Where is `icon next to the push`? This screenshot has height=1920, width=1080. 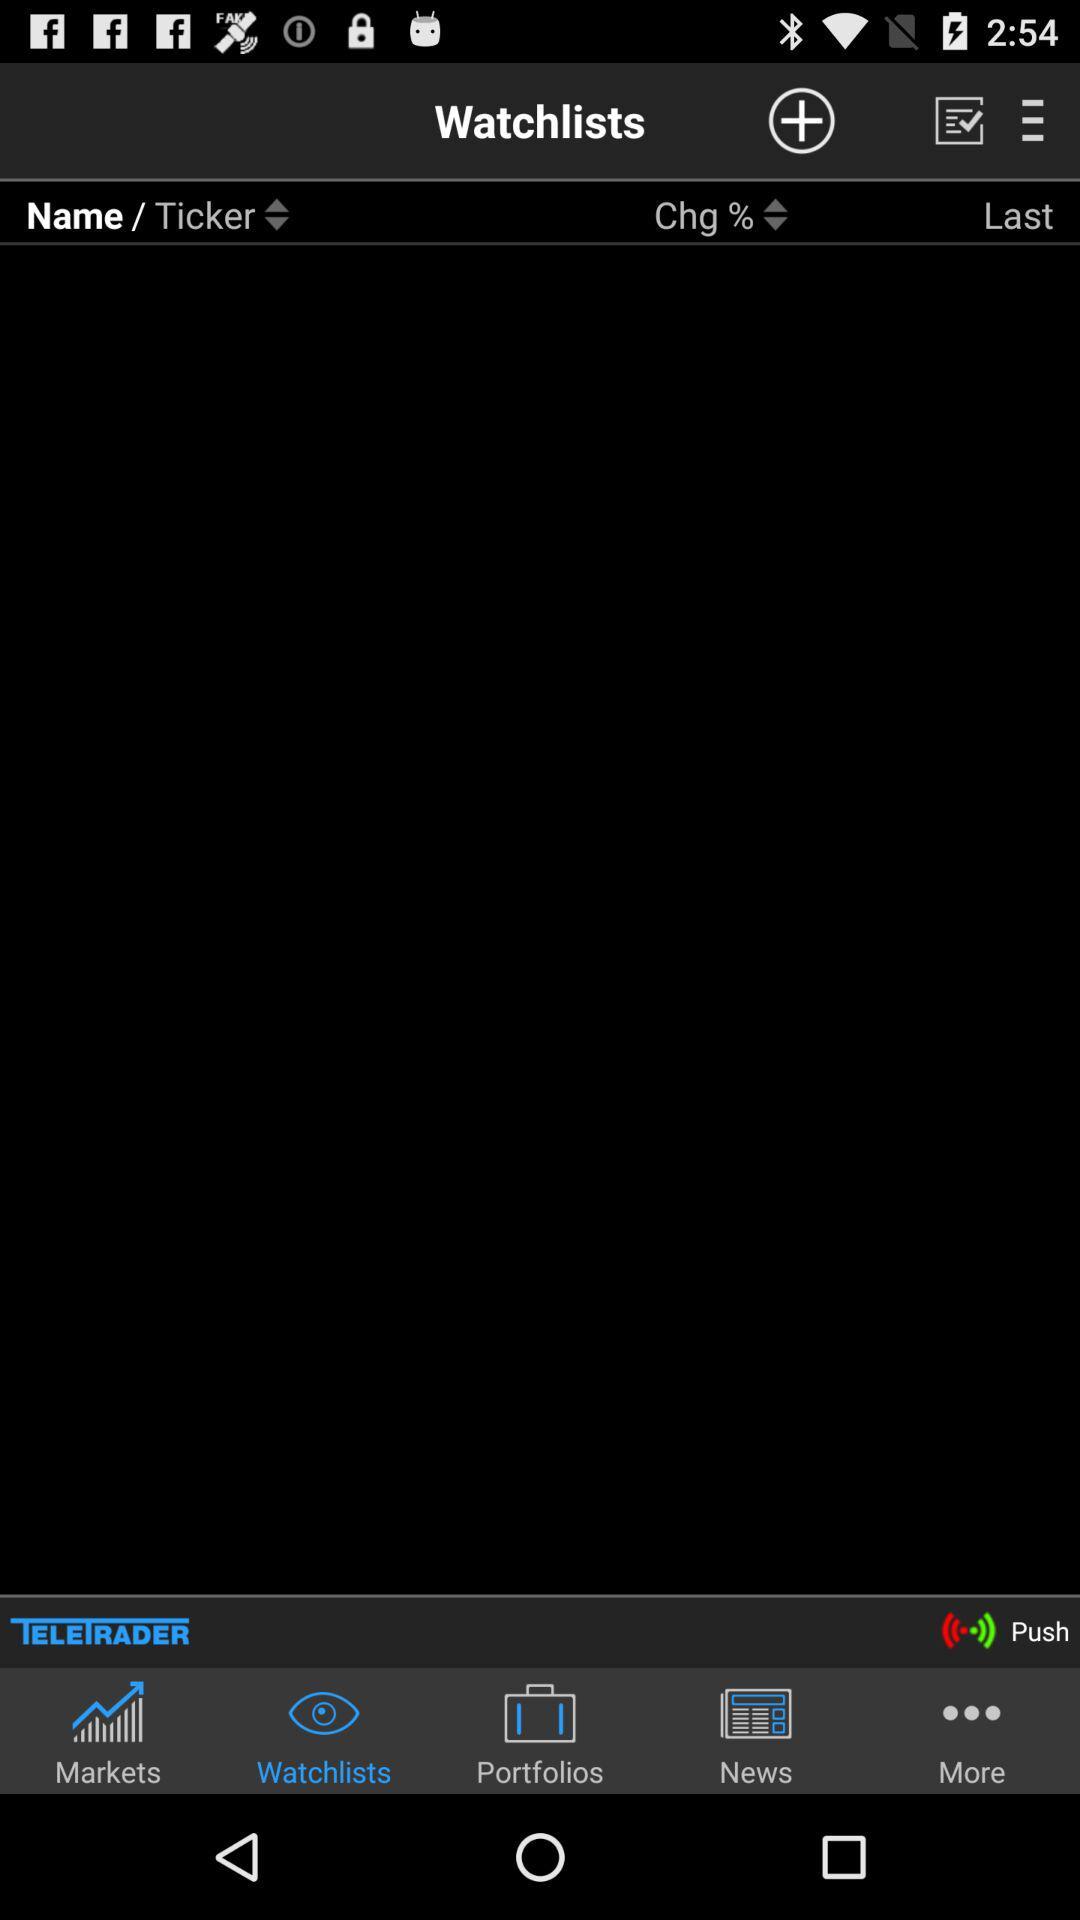 icon next to the push is located at coordinates (99, 1631).